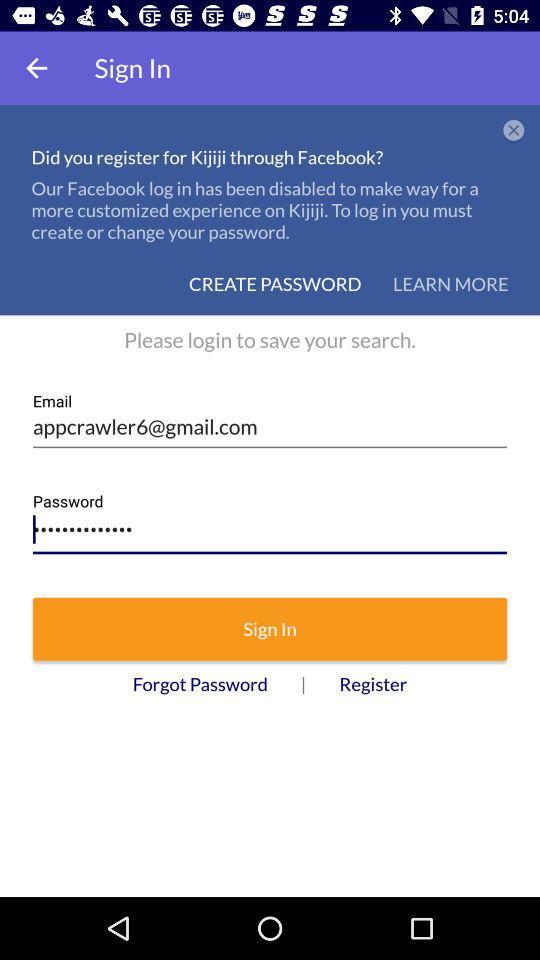 Image resolution: width=540 pixels, height=960 pixels. Describe the element at coordinates (274, 282) in the screenshot. I see `create password` at that location.